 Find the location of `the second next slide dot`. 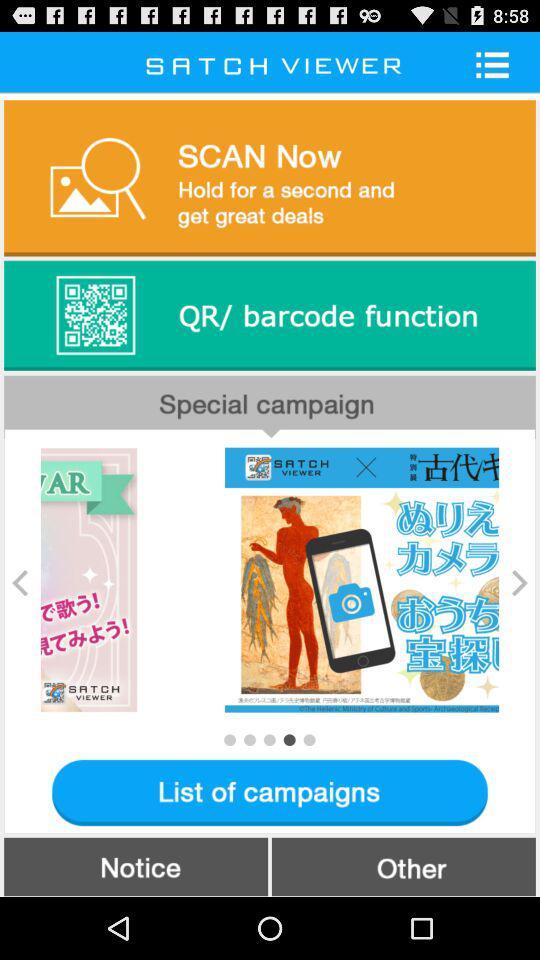

the second next slide dot is located at coordinates (250, 738).